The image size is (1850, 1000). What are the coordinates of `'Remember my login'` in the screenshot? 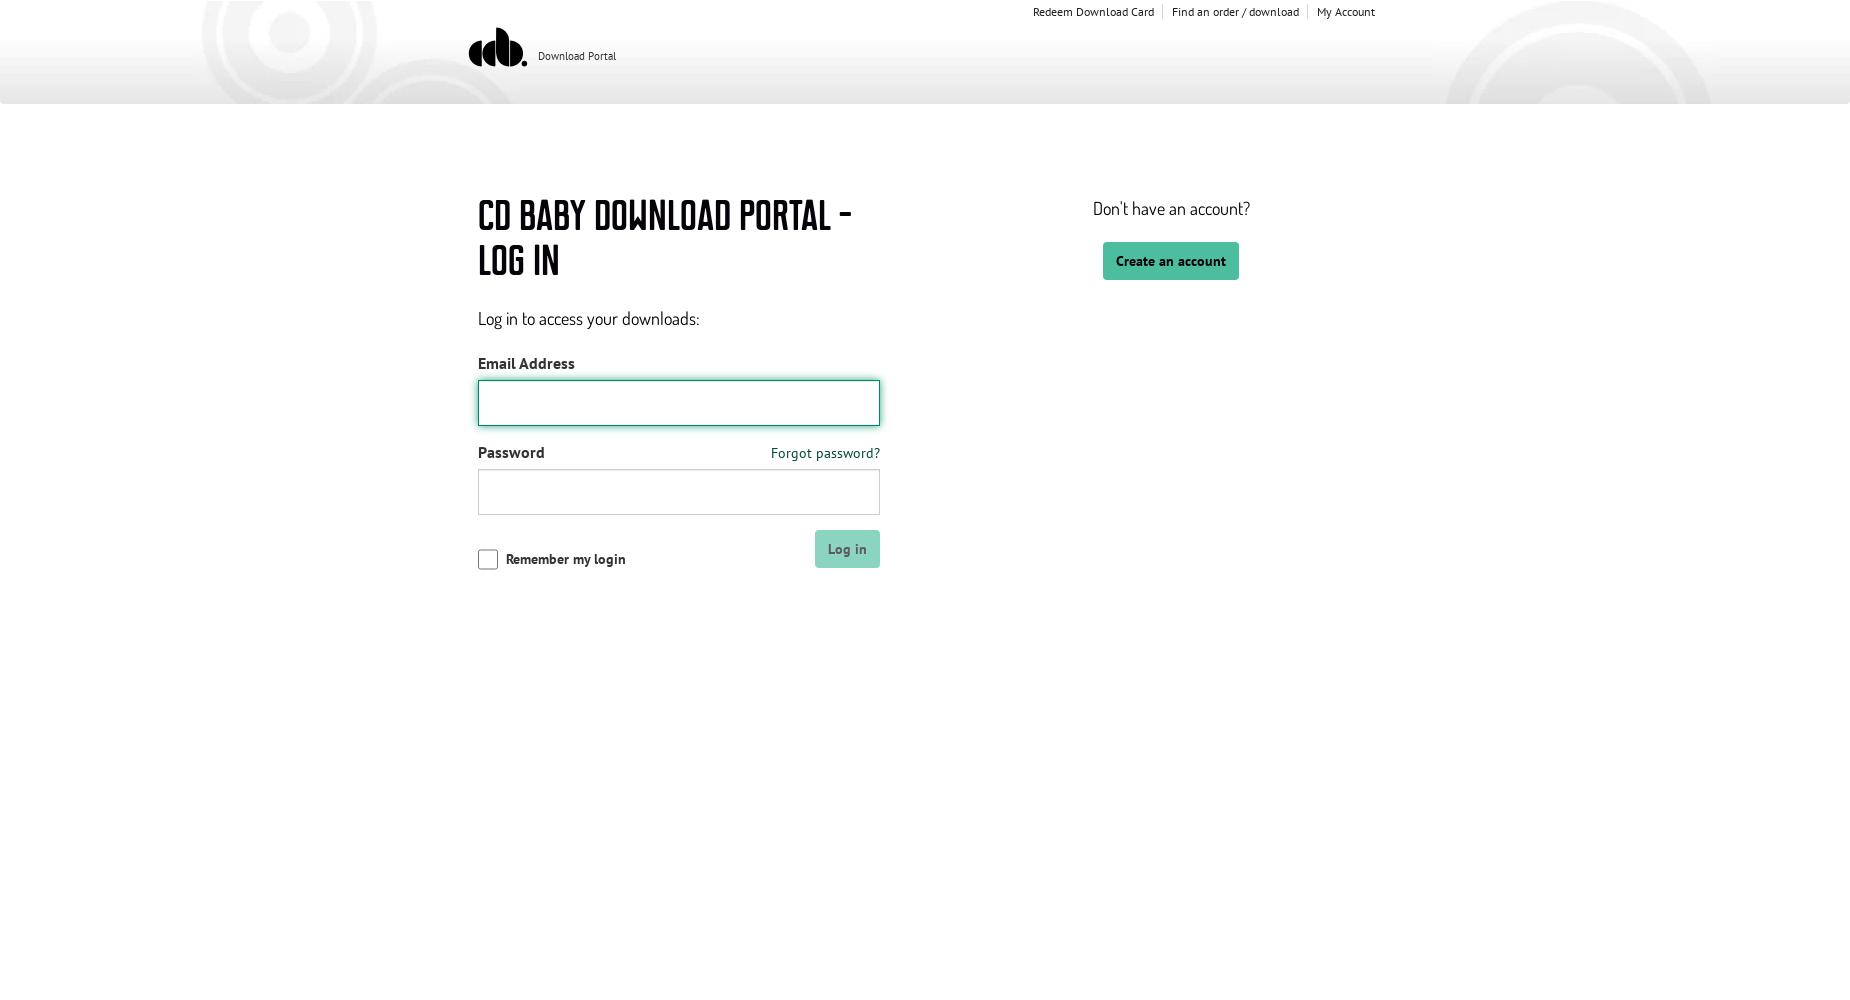 It's located at (564, 559).